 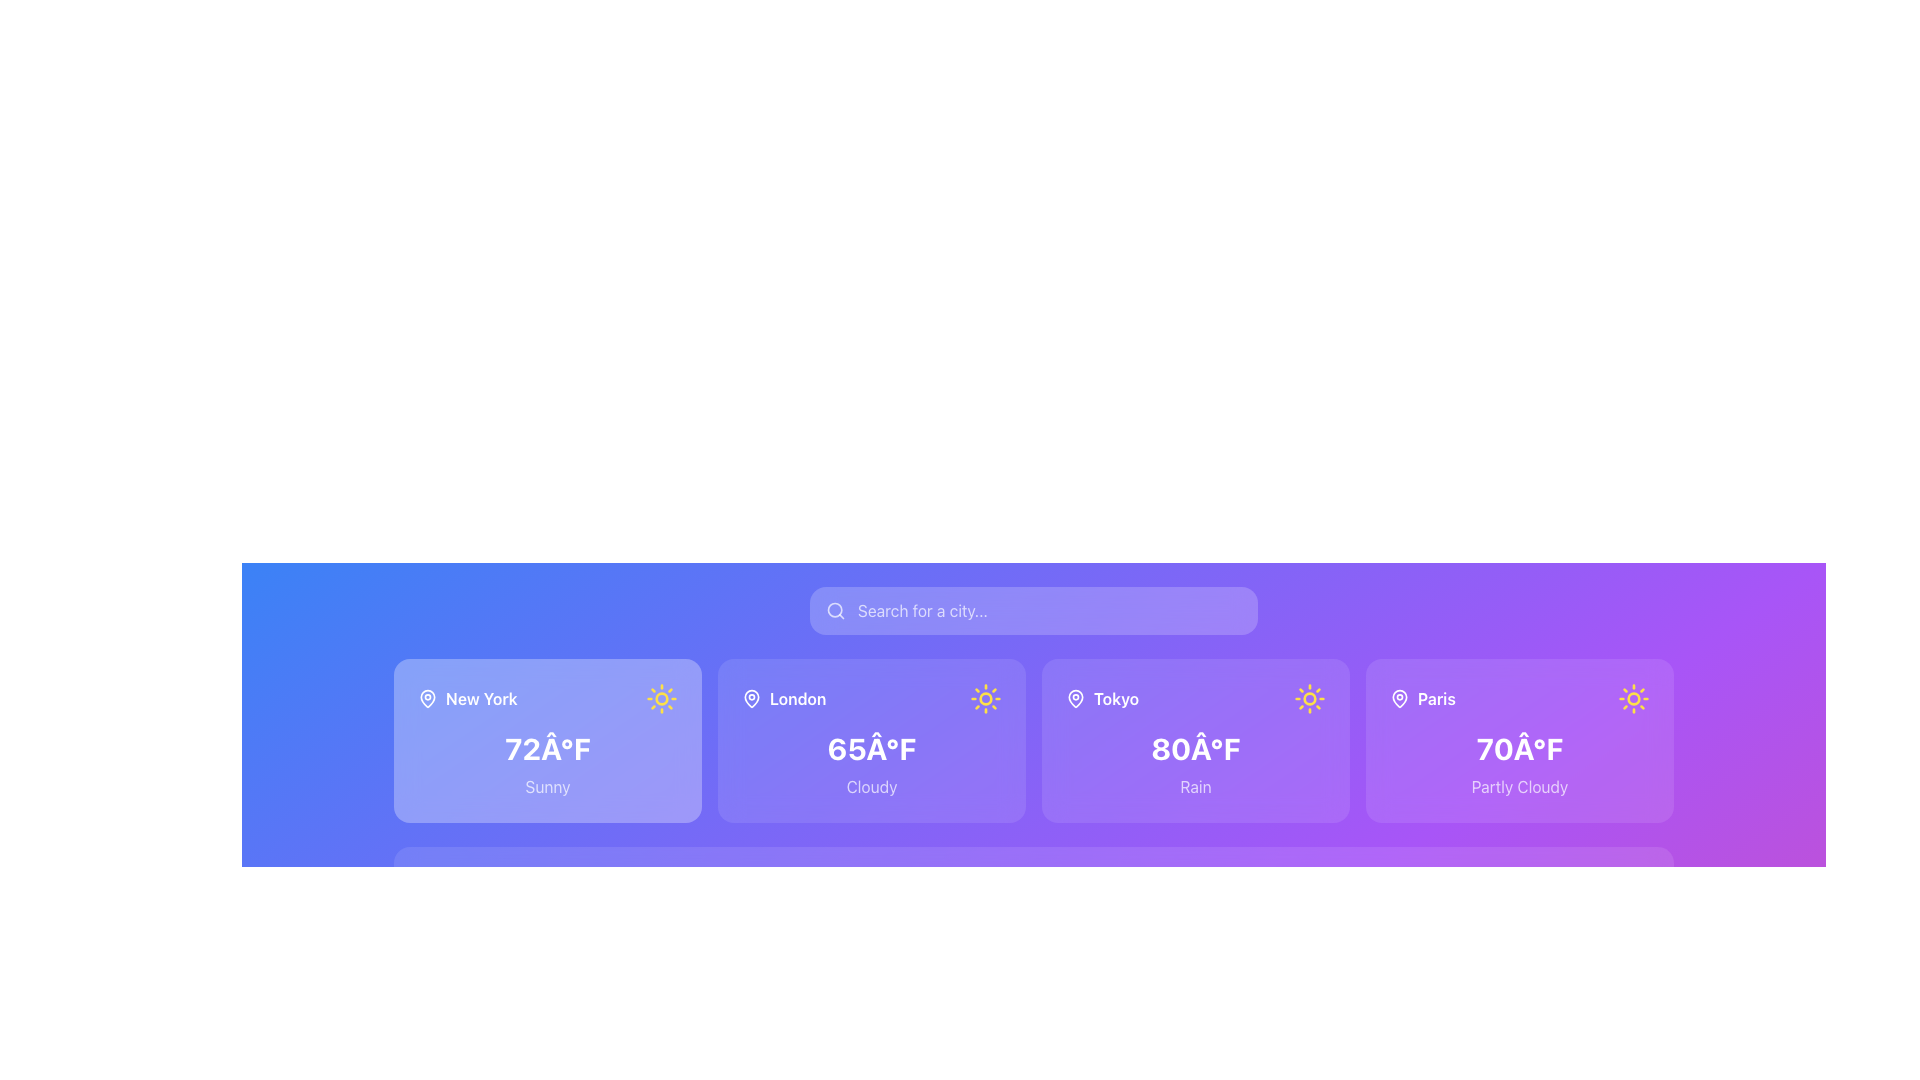 I want to click on the bold white text label reading '80Â°F' which is centrally located in the Tokyo card of the horizontal list, so click(x=1195, y=748).